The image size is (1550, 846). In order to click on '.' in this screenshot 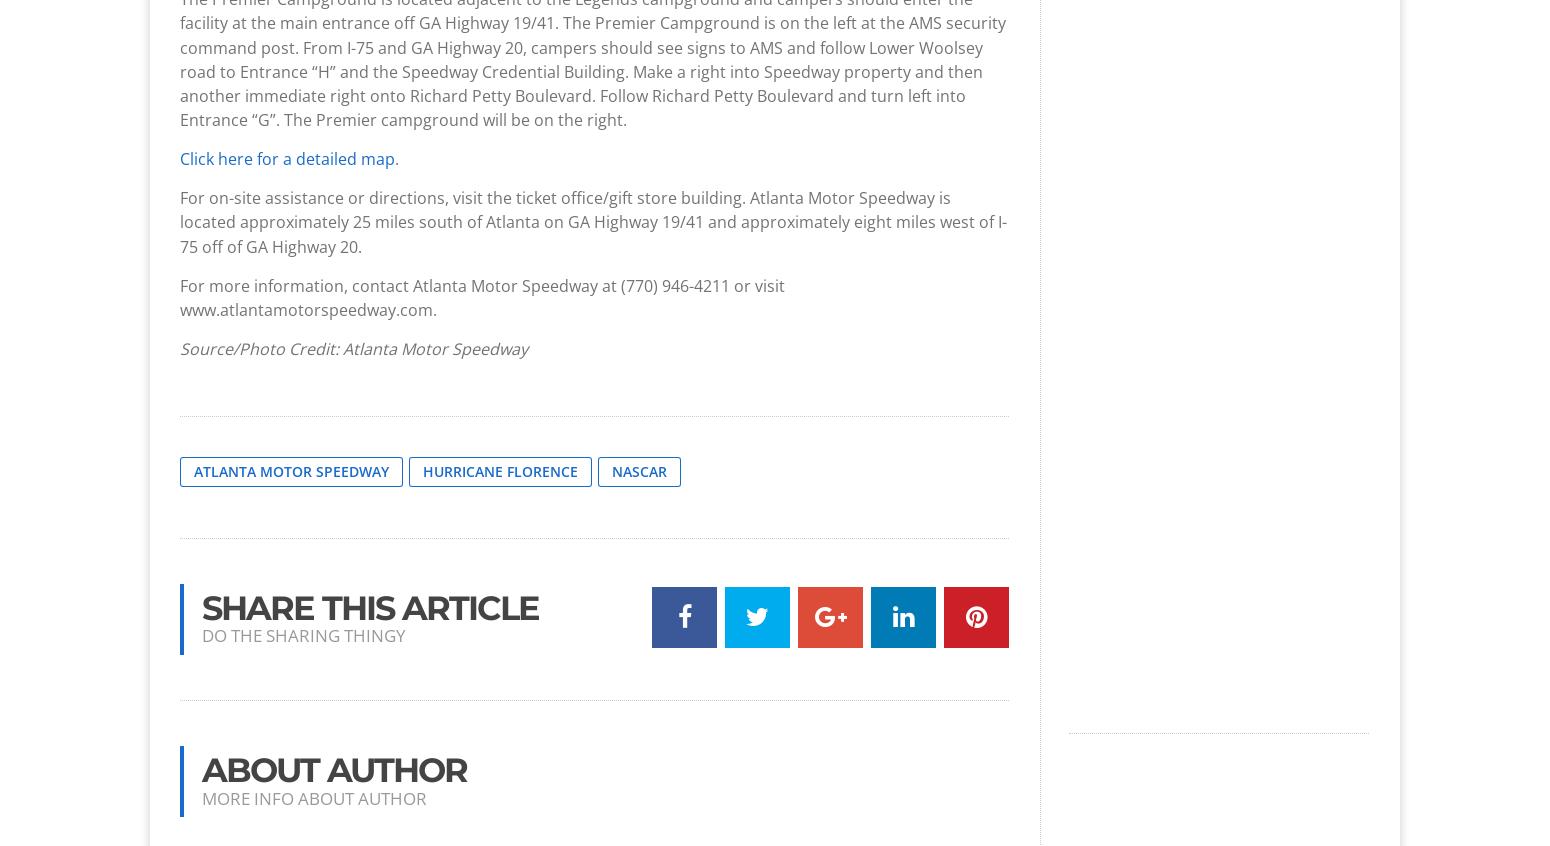, I will do `click(396, 157)`.